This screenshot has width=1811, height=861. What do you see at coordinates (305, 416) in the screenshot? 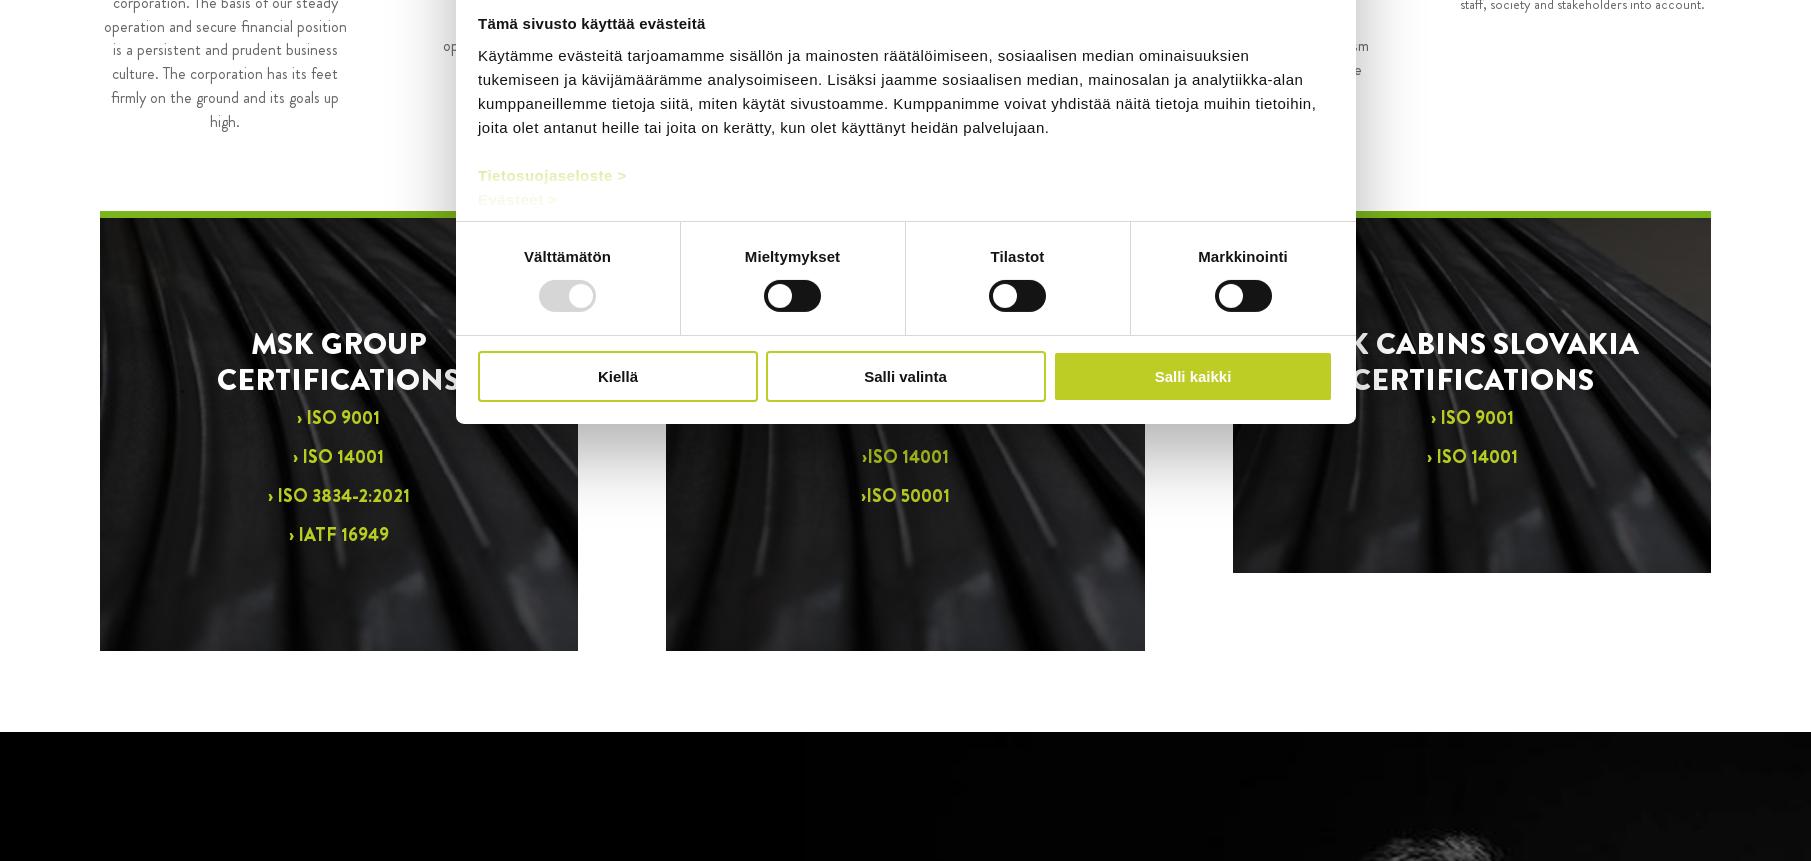
I see `'ISO 9001'` at bounding box center [305, 416].